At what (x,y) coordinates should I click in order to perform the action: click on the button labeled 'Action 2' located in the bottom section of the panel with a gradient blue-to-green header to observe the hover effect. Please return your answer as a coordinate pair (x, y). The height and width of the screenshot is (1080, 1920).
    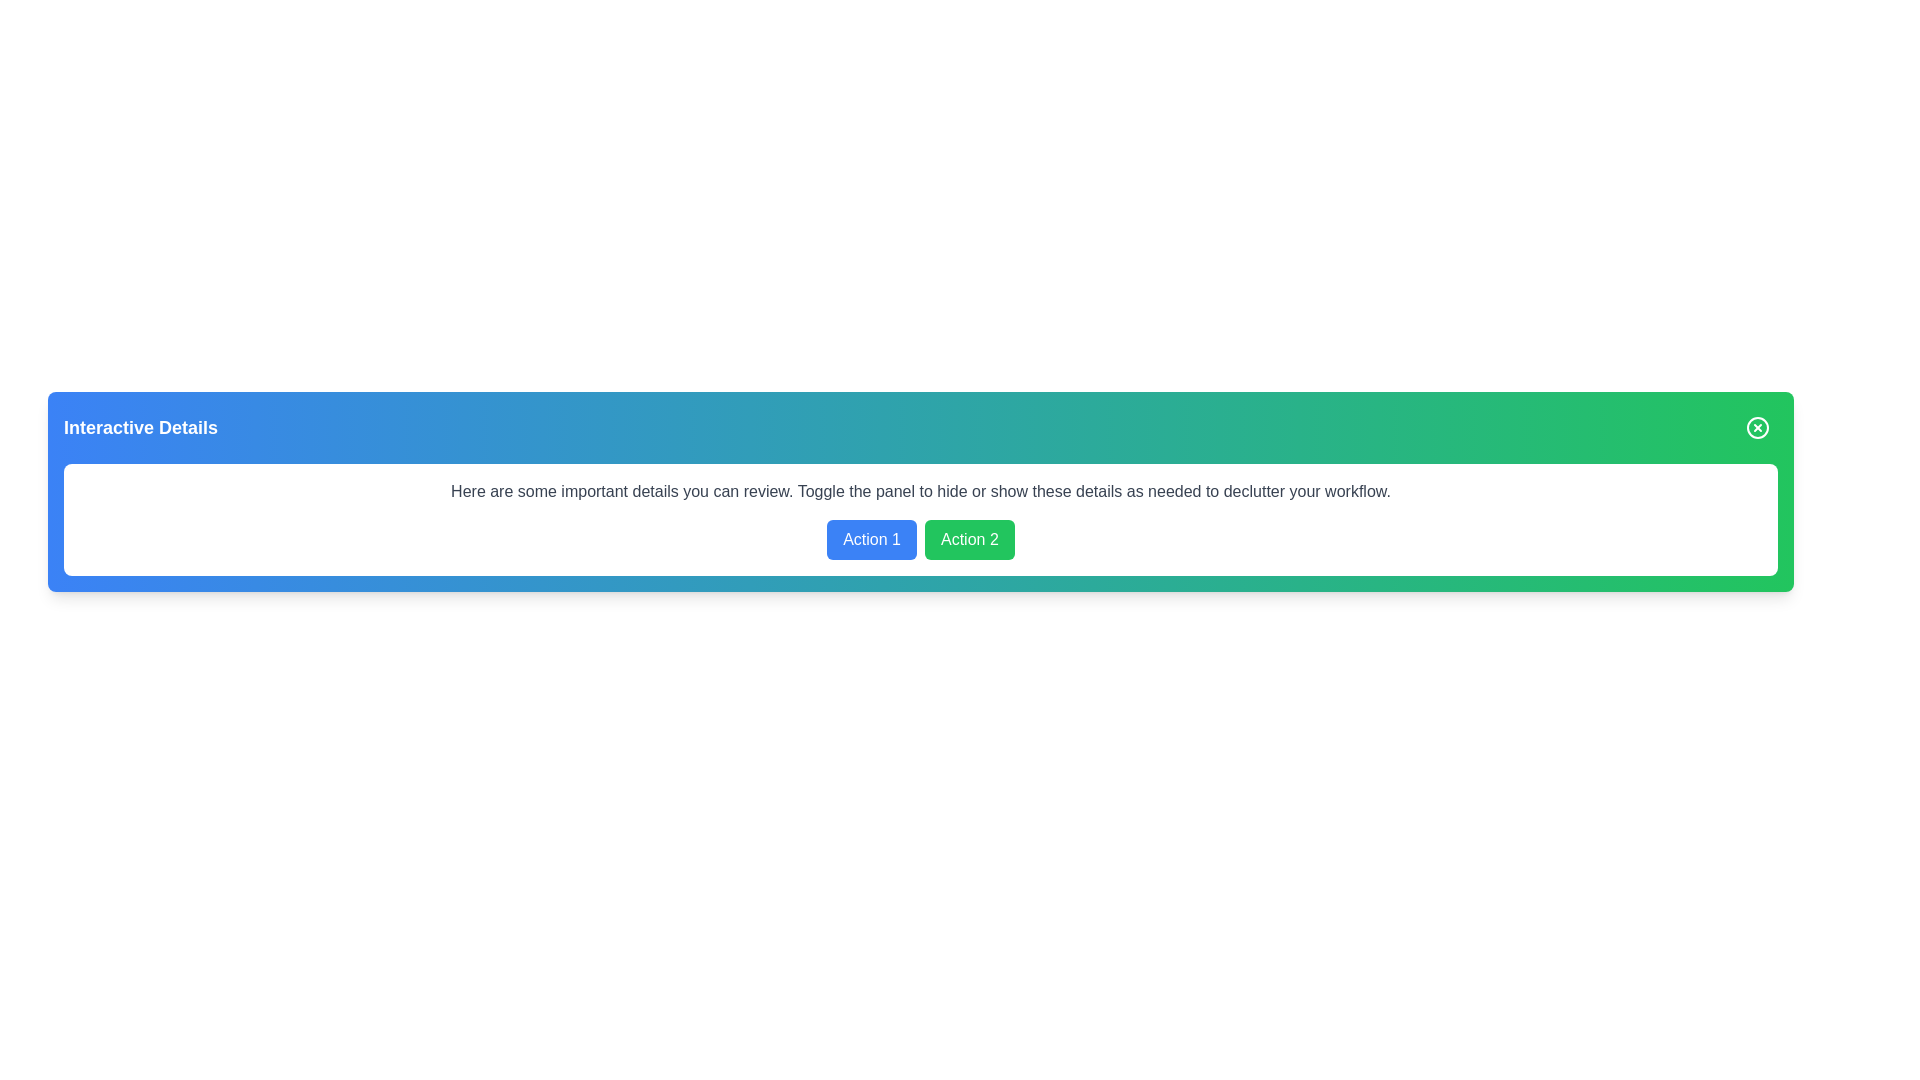
    Looking at the image, I should click on (969, 540).